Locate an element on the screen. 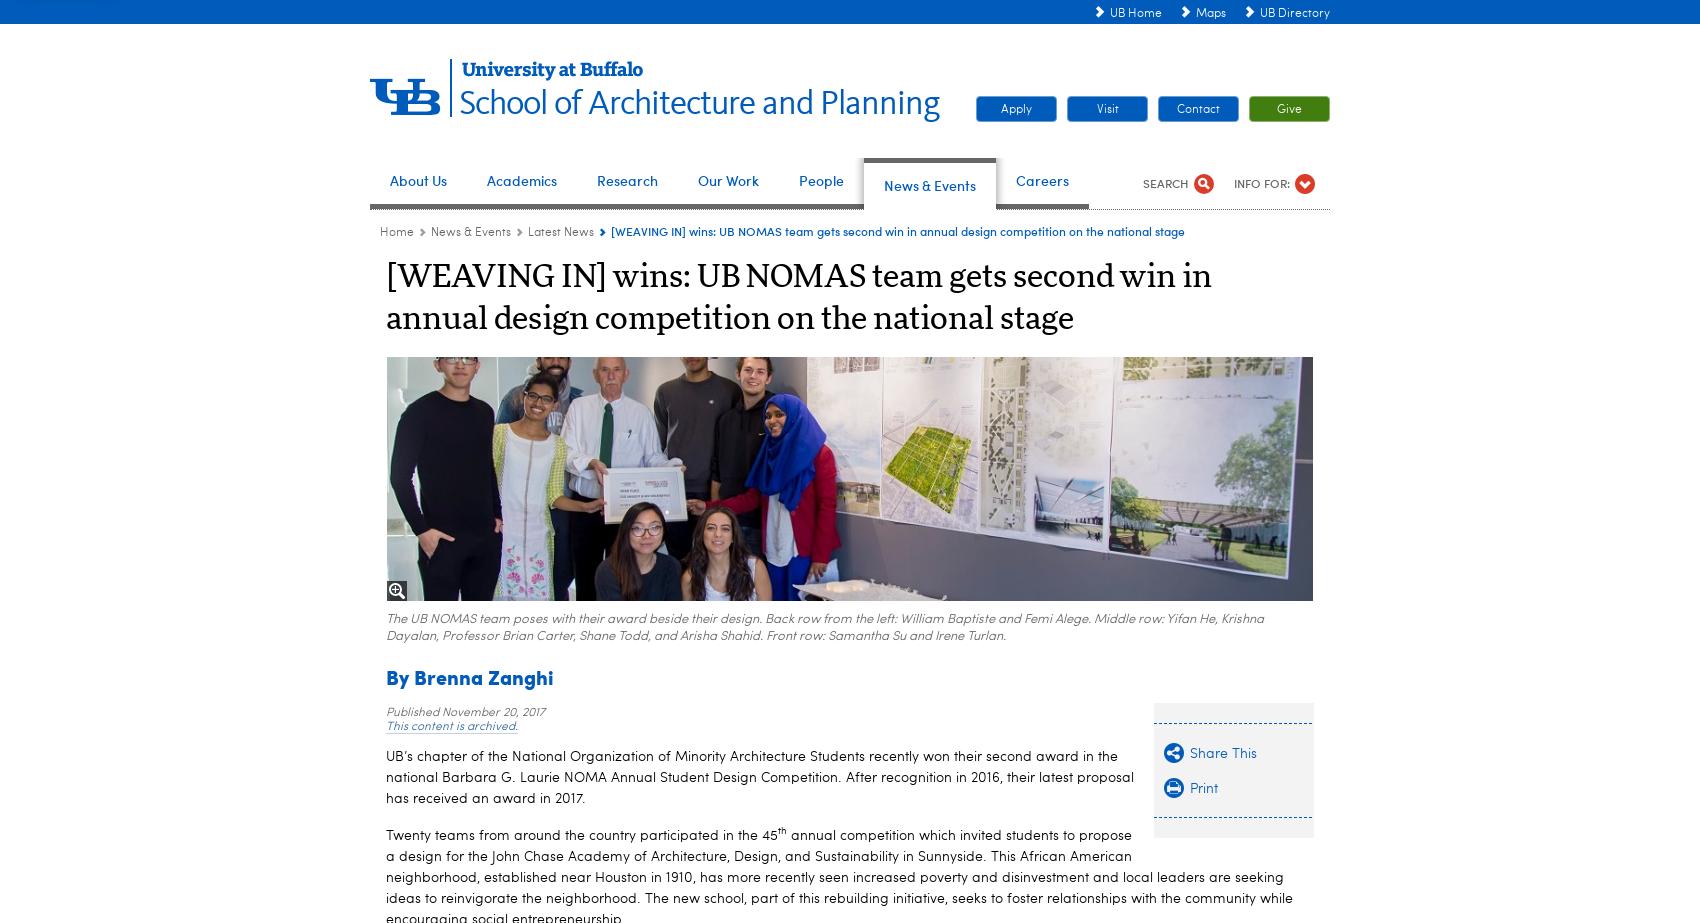 The width and height of the screenshot is (1700, 923). 'Published' is located at coordinates (412, 711).